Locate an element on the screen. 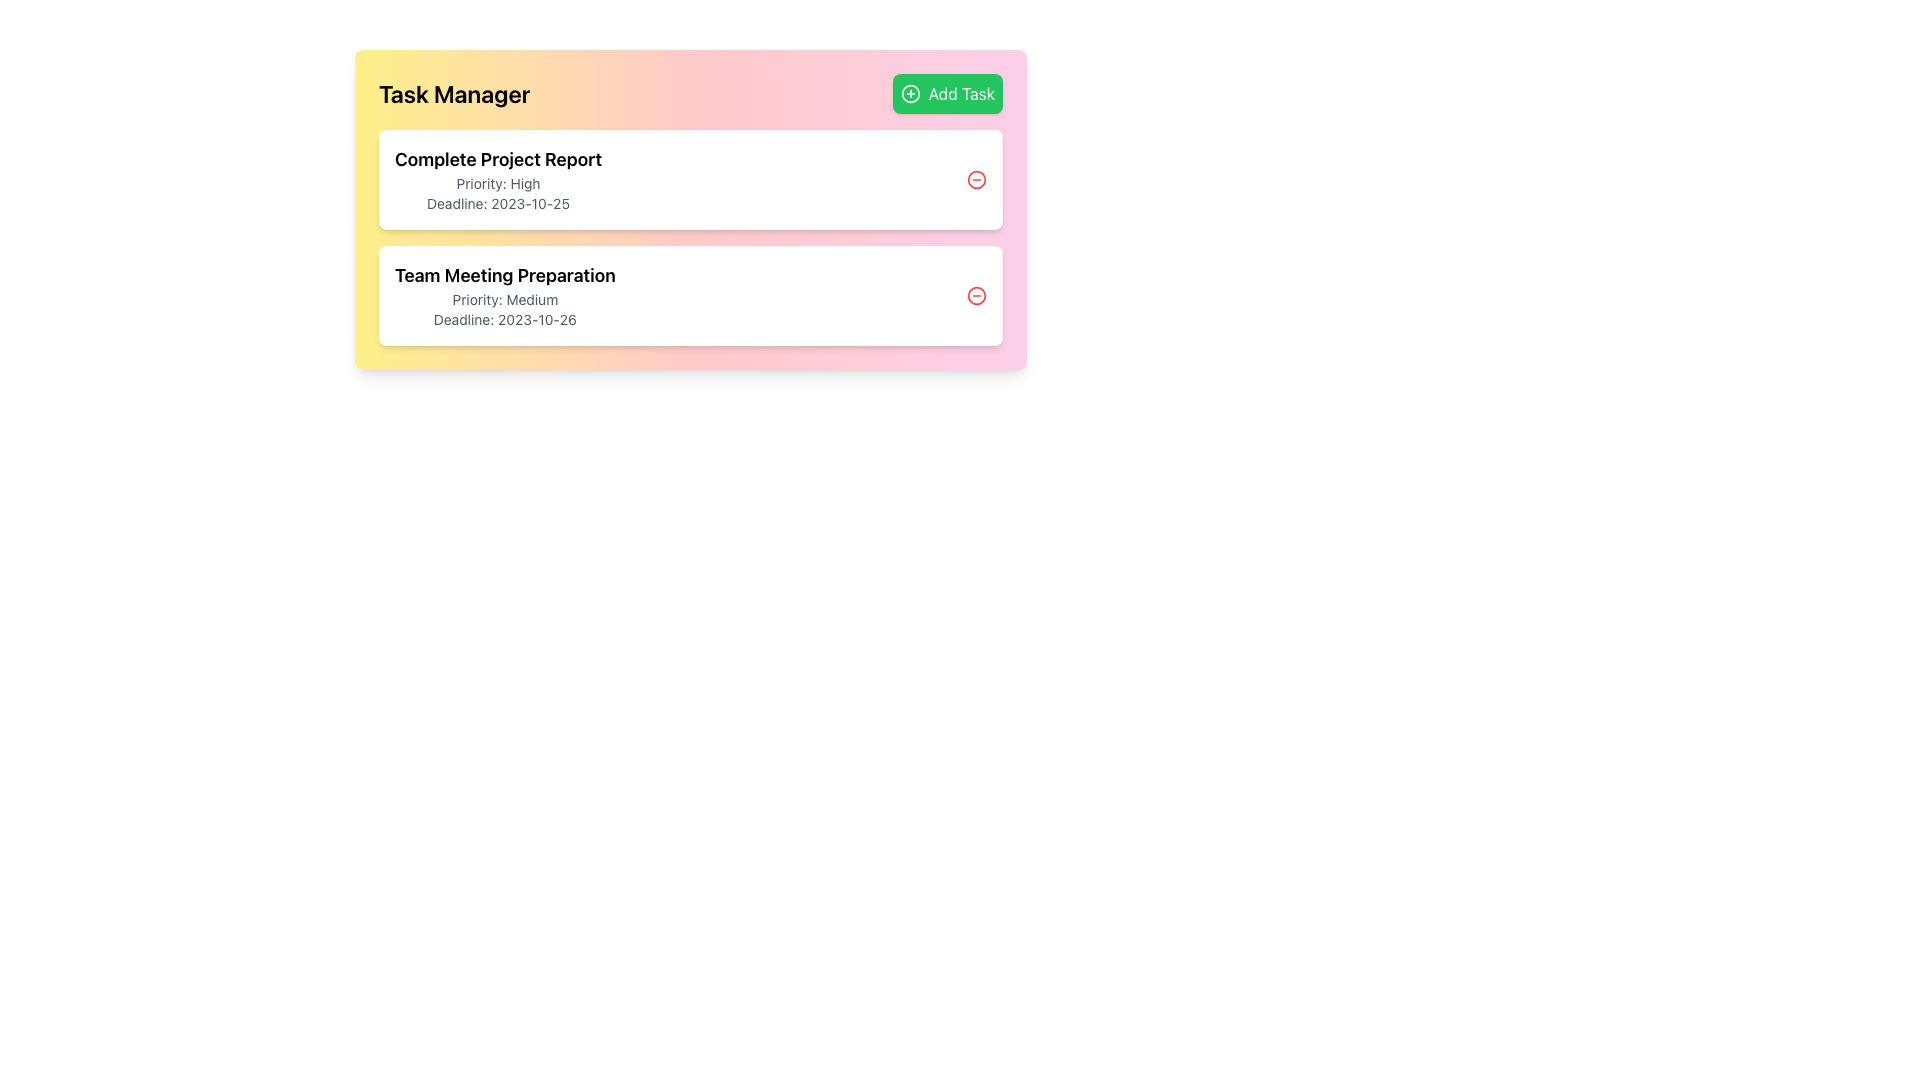 This screenshot has width=1920, height=1080. the static text label that serves as the title for the task entry labeled 'Team Meeting Preparation', located in the second row of a vertical list is located at coordinates (505, 276).